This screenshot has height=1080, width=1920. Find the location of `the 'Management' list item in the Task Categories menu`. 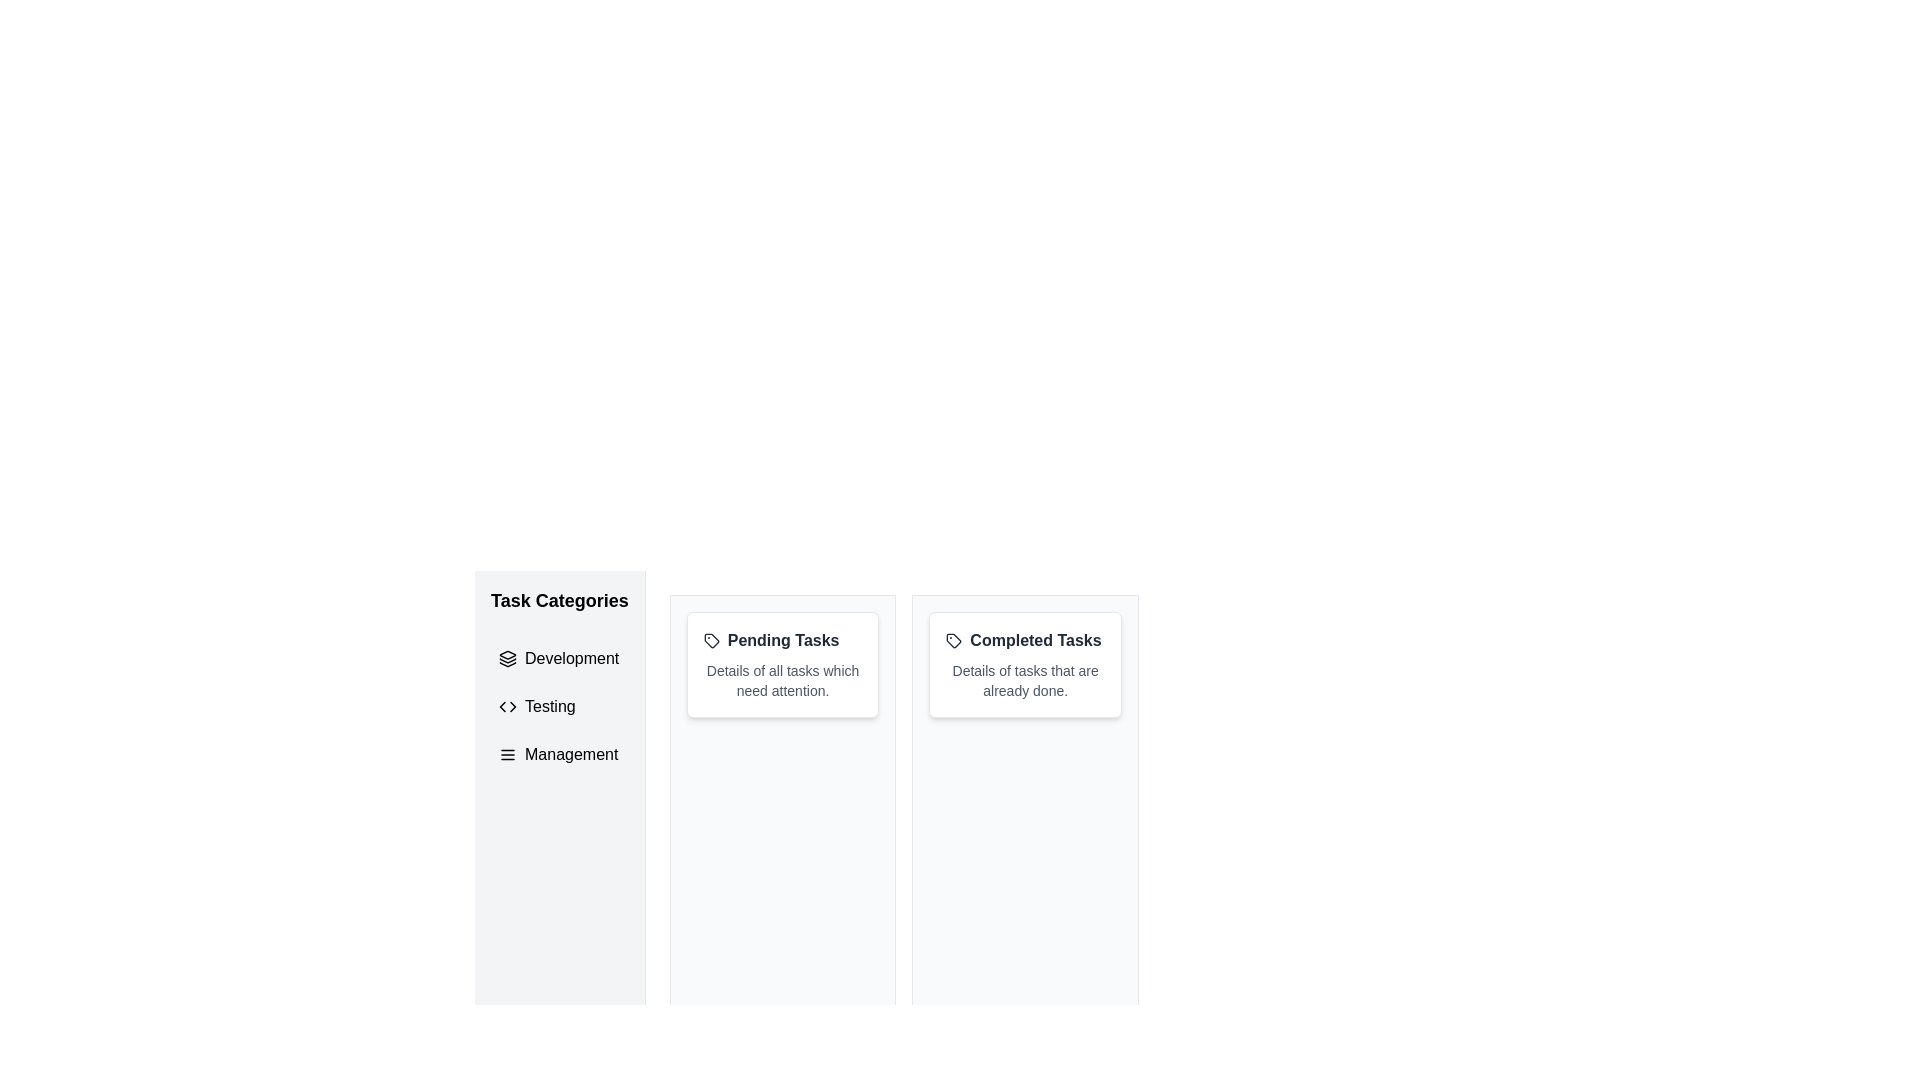

the 'Management' list item in the Task Categories menu is located at coordinates (559, 755).